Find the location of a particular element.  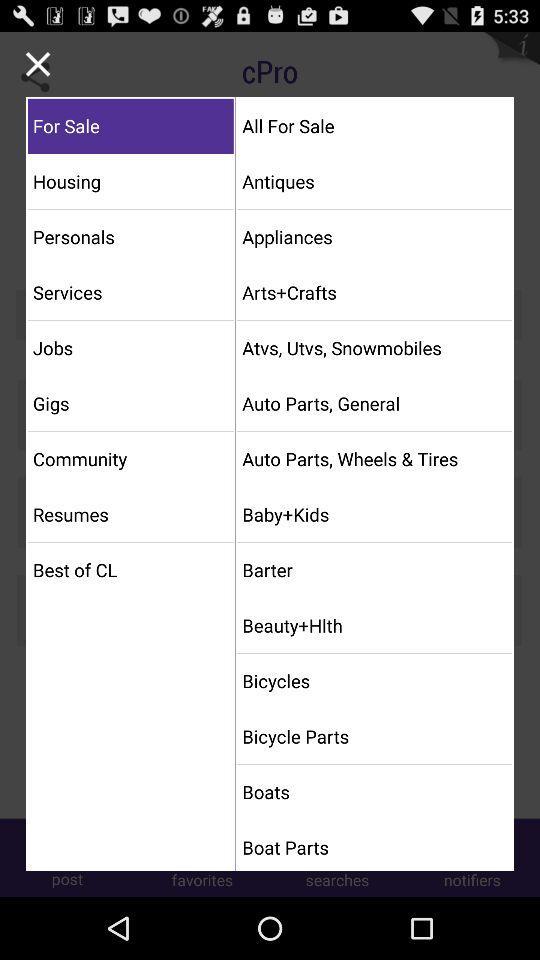

item below boats icon is located at coordinates (374, 846).